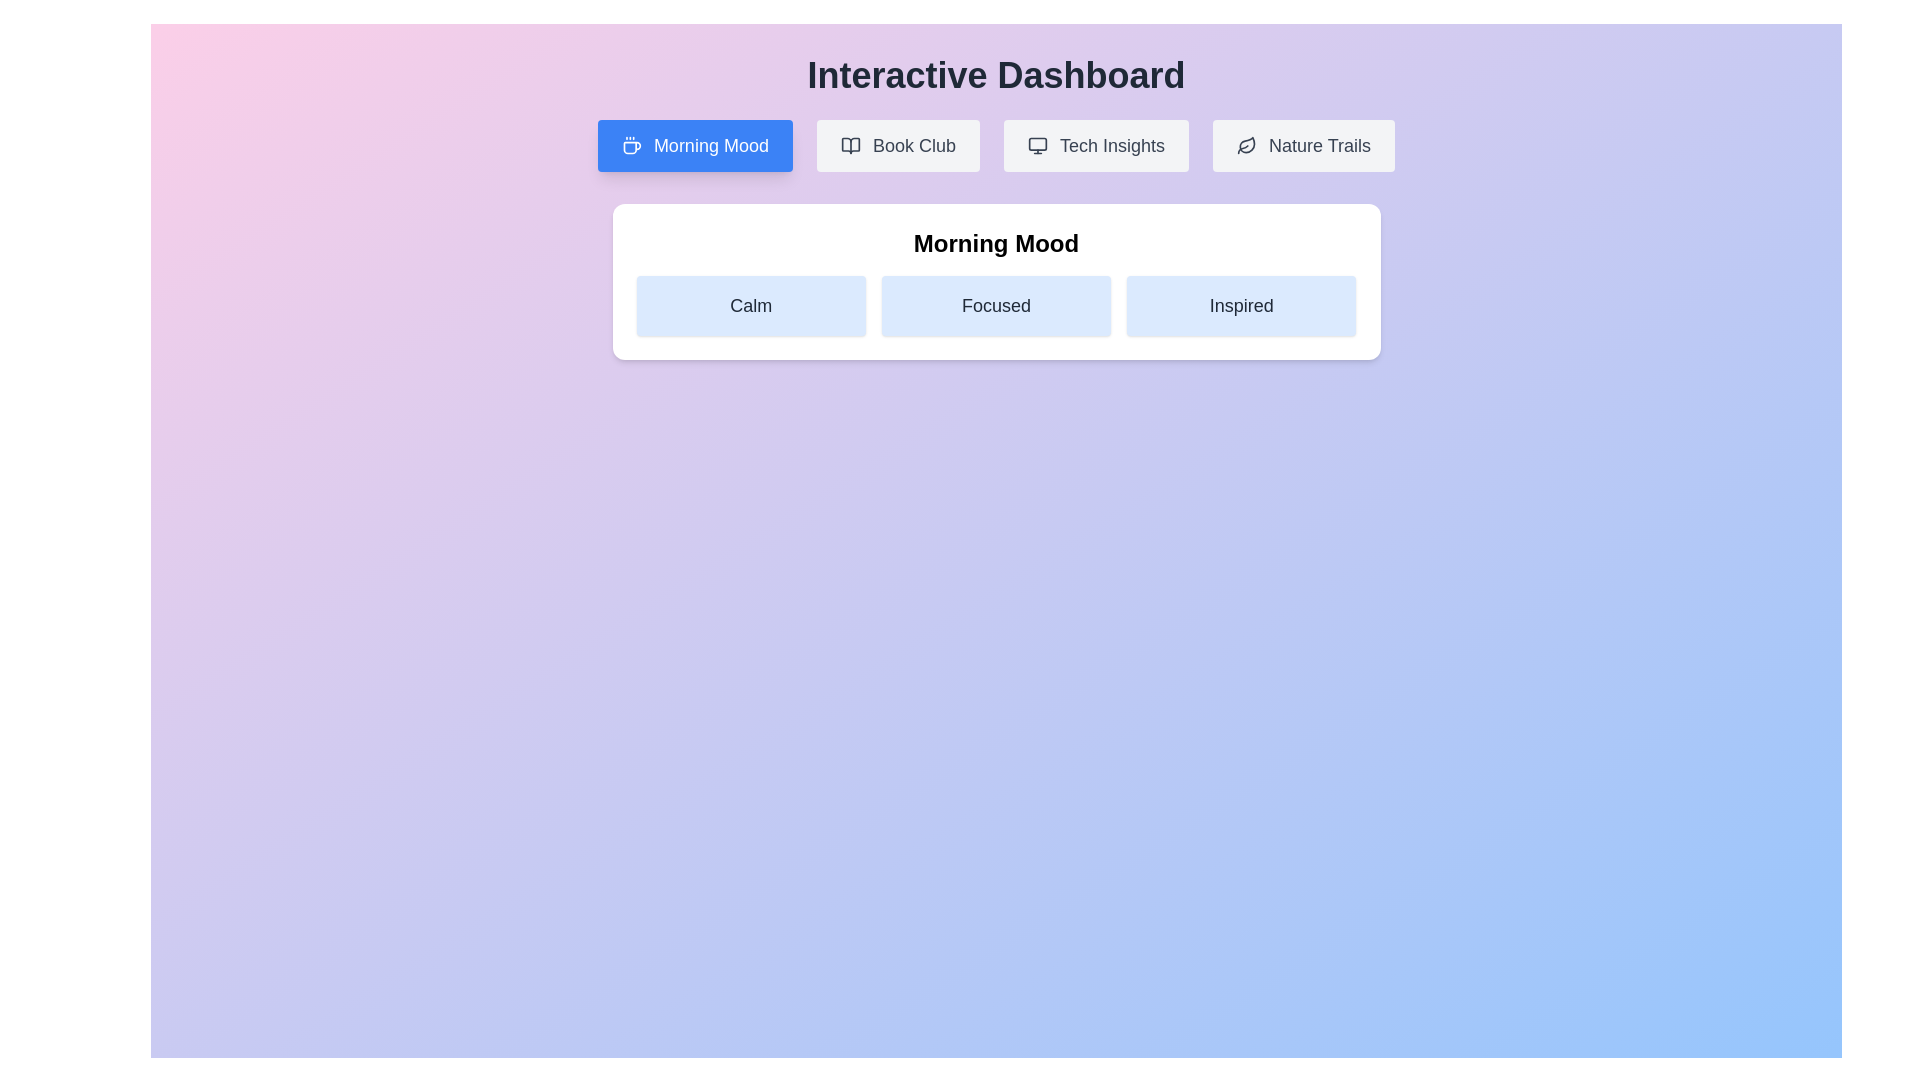  Describe the element at coordinates (1095, 145) in the screenshot. I see `the 'Tech Insights' button, which is a rectangular button with rounded corners, light gray background, bold black text, and a computer monitor icon on its left side` at that location.